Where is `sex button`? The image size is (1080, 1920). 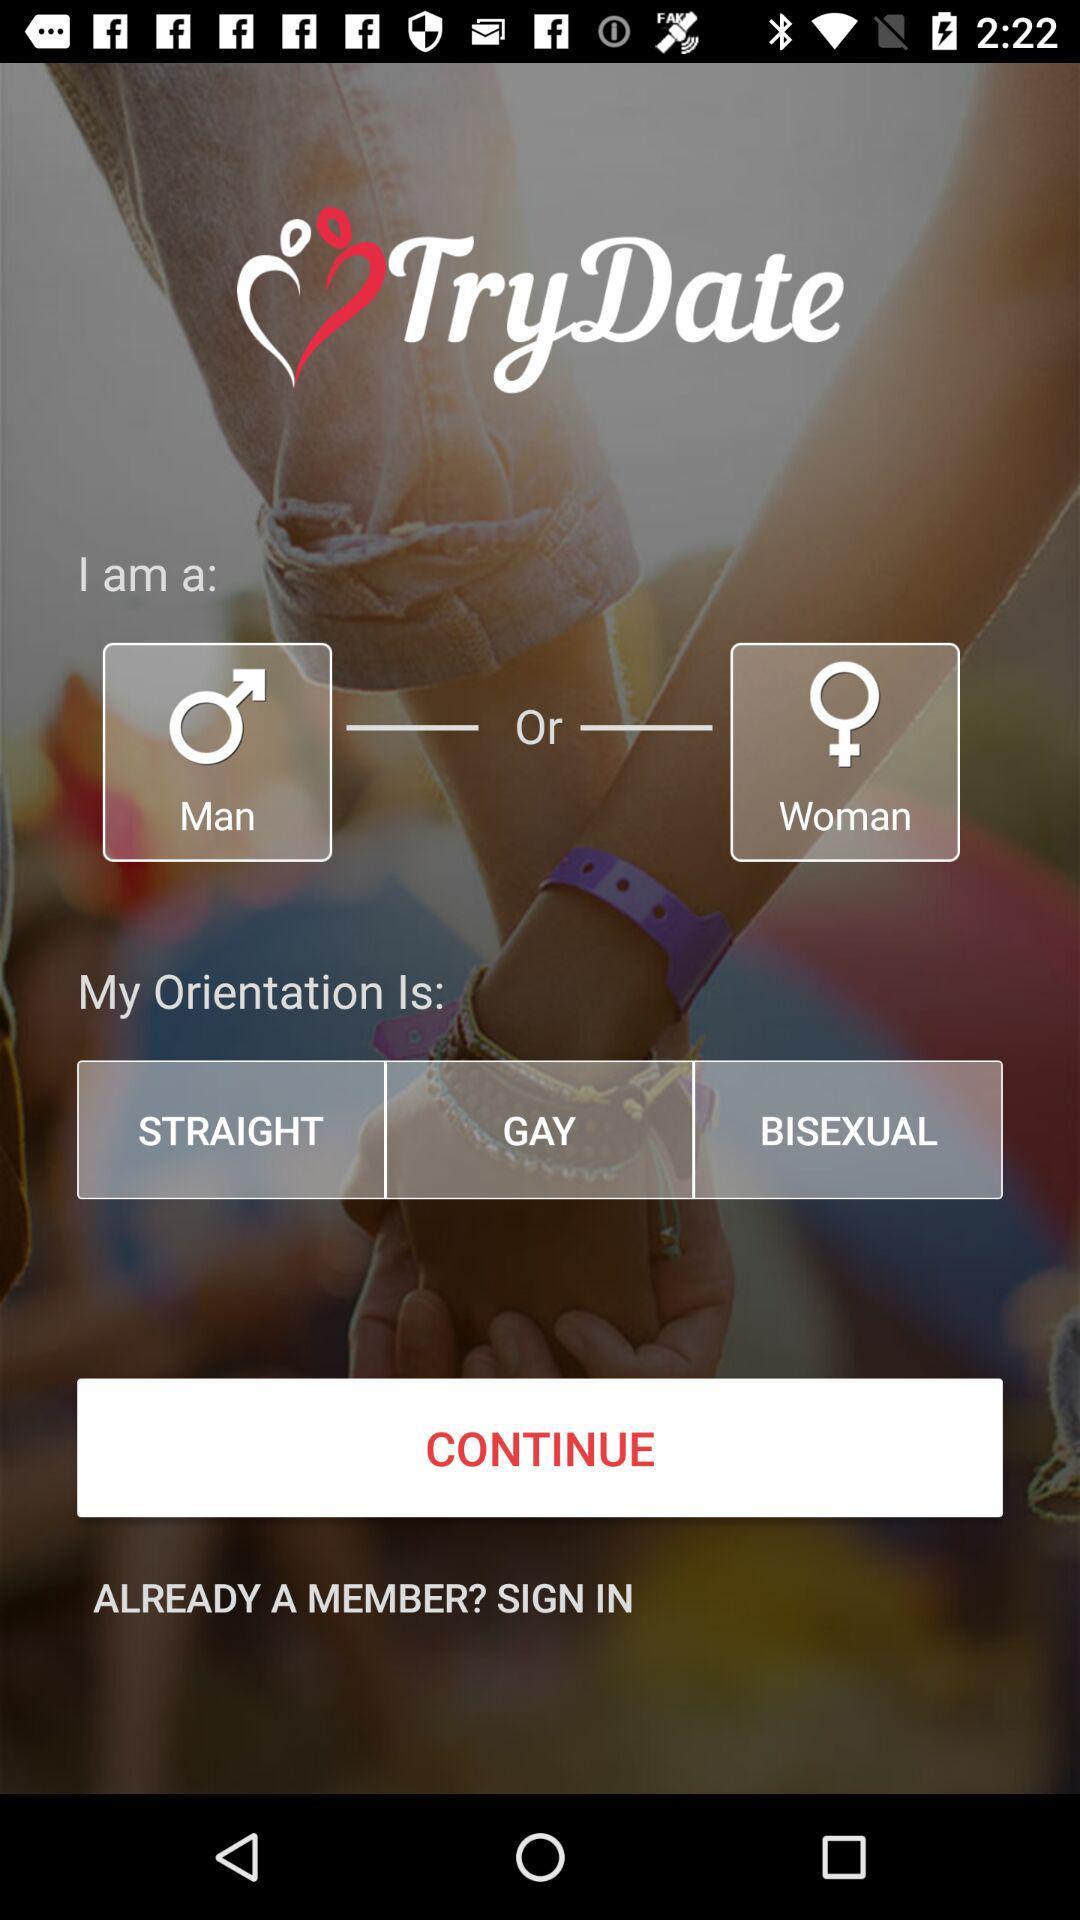
sex button is located at coordinates (217, 751).